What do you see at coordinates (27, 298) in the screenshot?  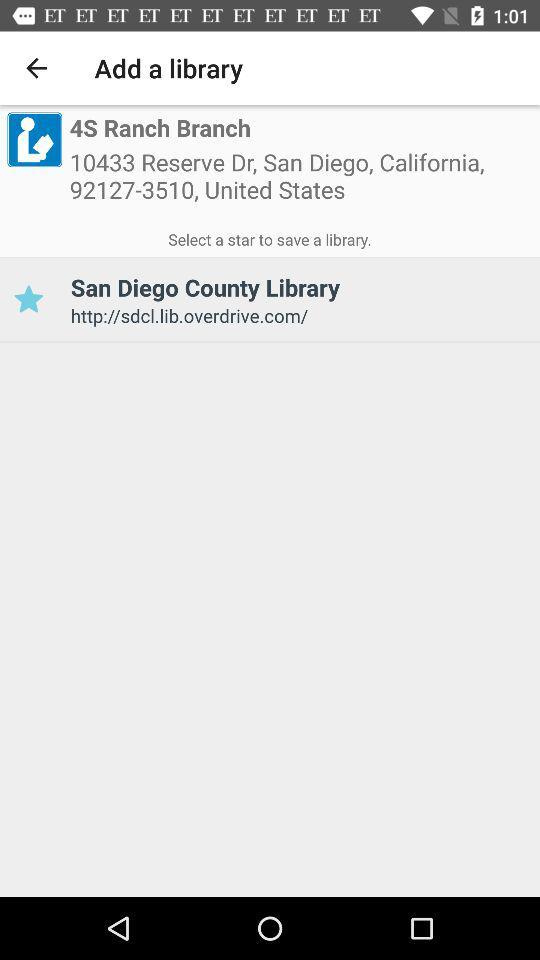 I see `the item to the left of san diego county item` at bounding box center [27, 298].